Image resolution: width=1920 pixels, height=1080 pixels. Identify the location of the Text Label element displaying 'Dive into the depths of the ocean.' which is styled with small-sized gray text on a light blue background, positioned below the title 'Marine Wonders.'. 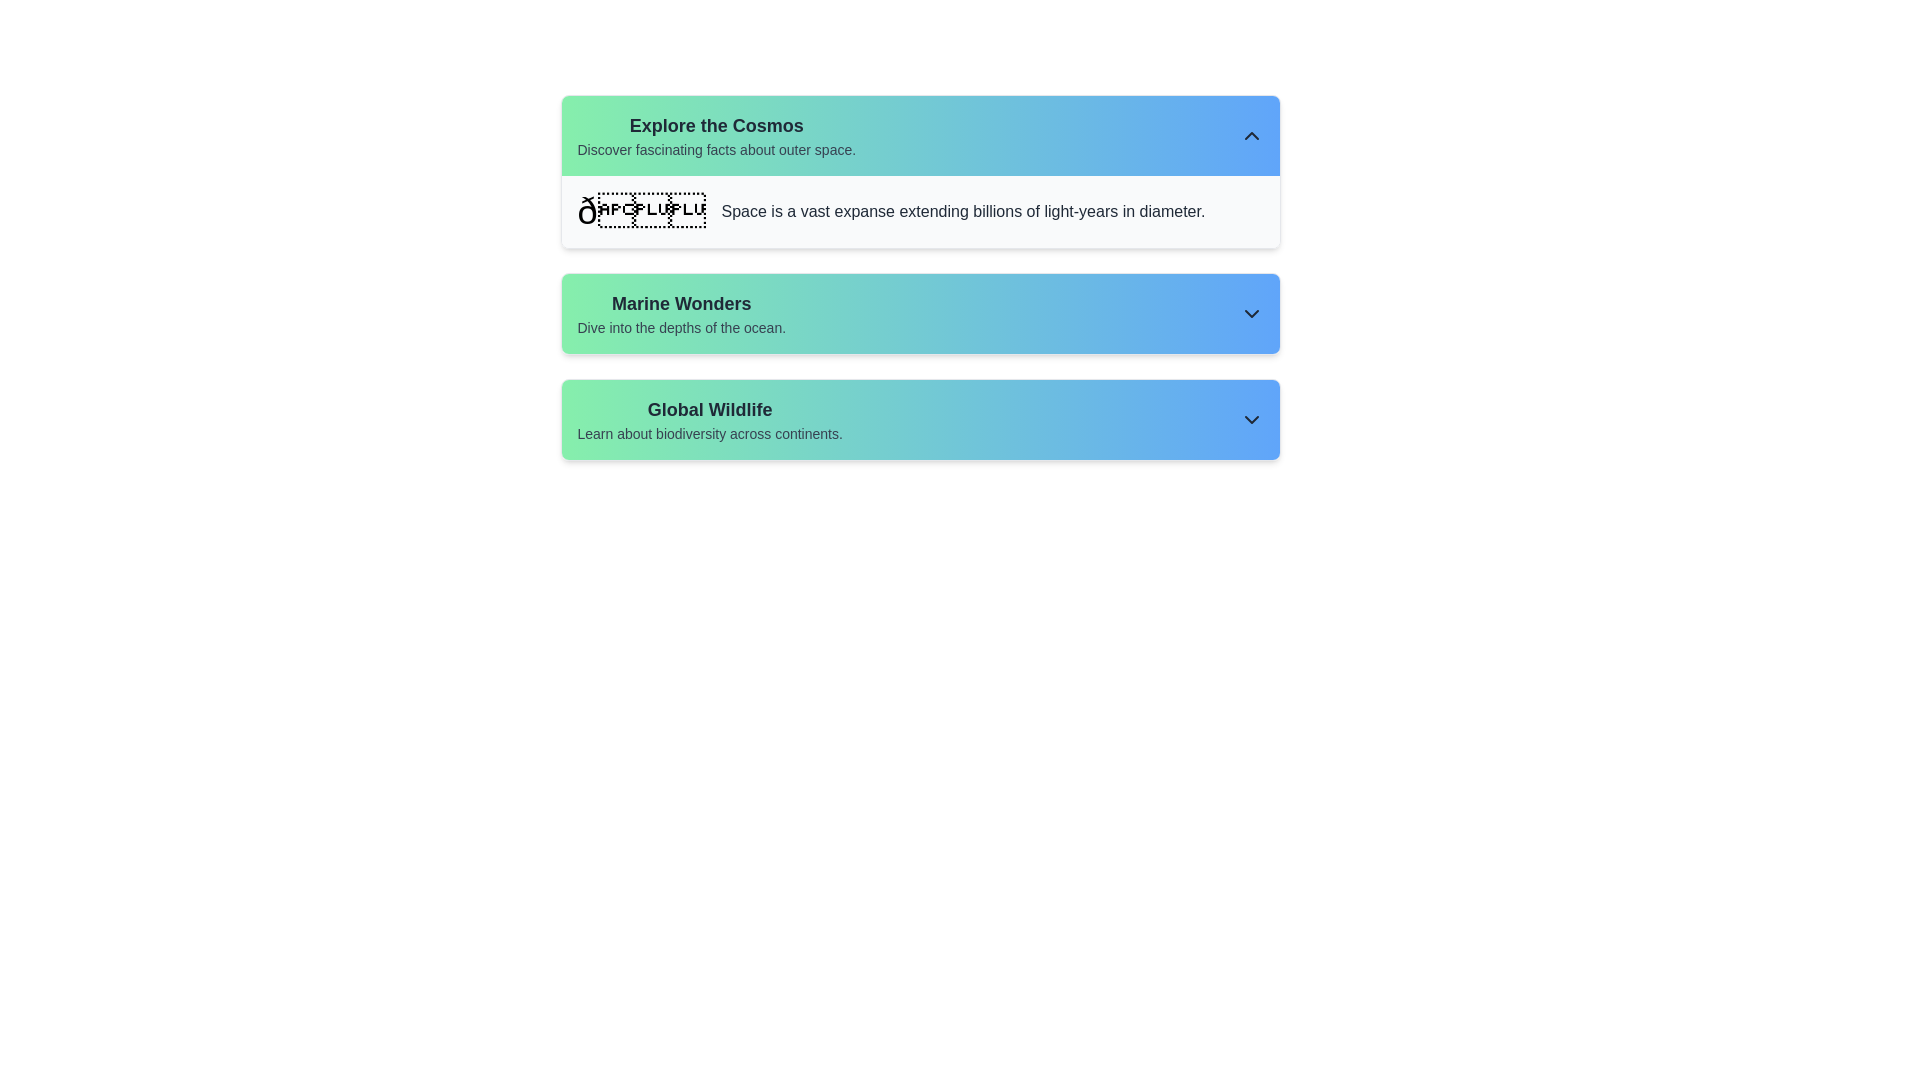
(681, 326).